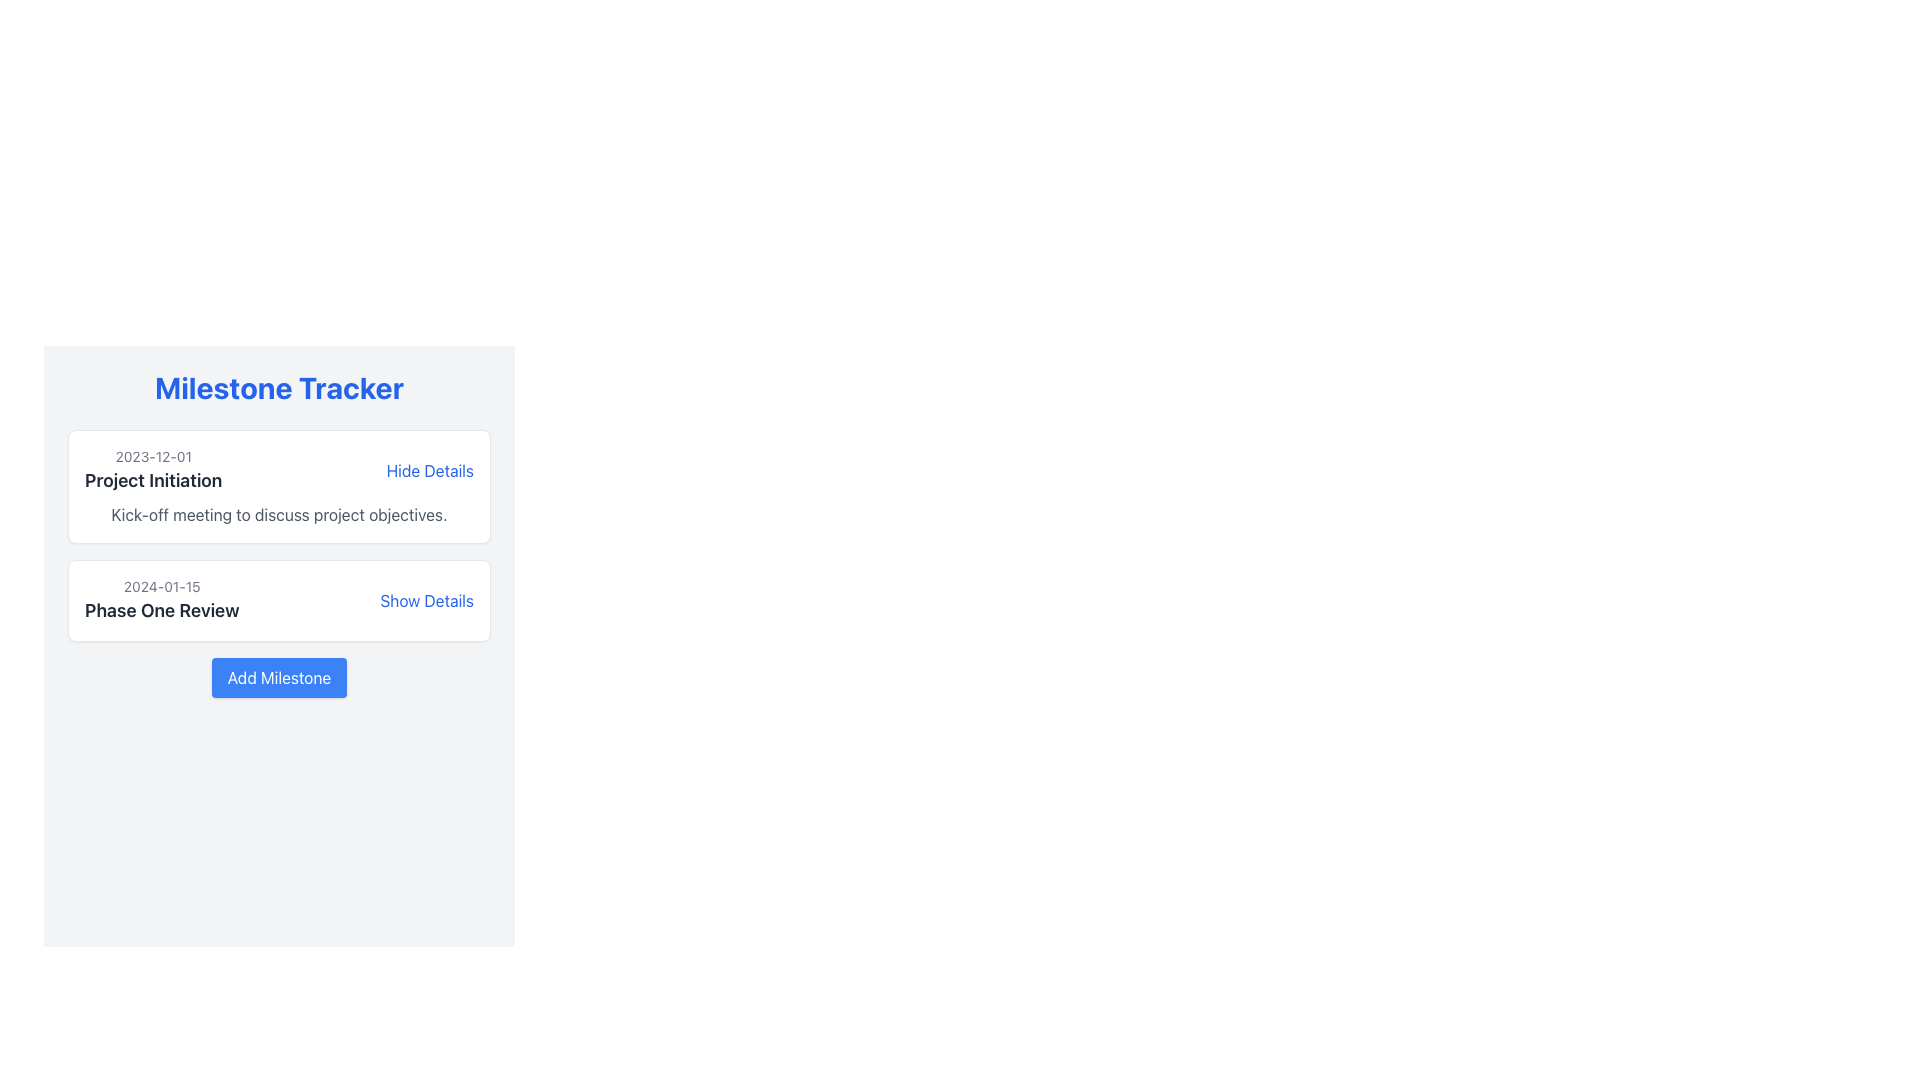  Describe the element at coordinates (152, 481) in the screenshot. I see `the Text Label displaying 'Project Initiation' which is located under the date label '2023-12-01' in the first milestone card of the 'Milestone Tracker' section` at that location.